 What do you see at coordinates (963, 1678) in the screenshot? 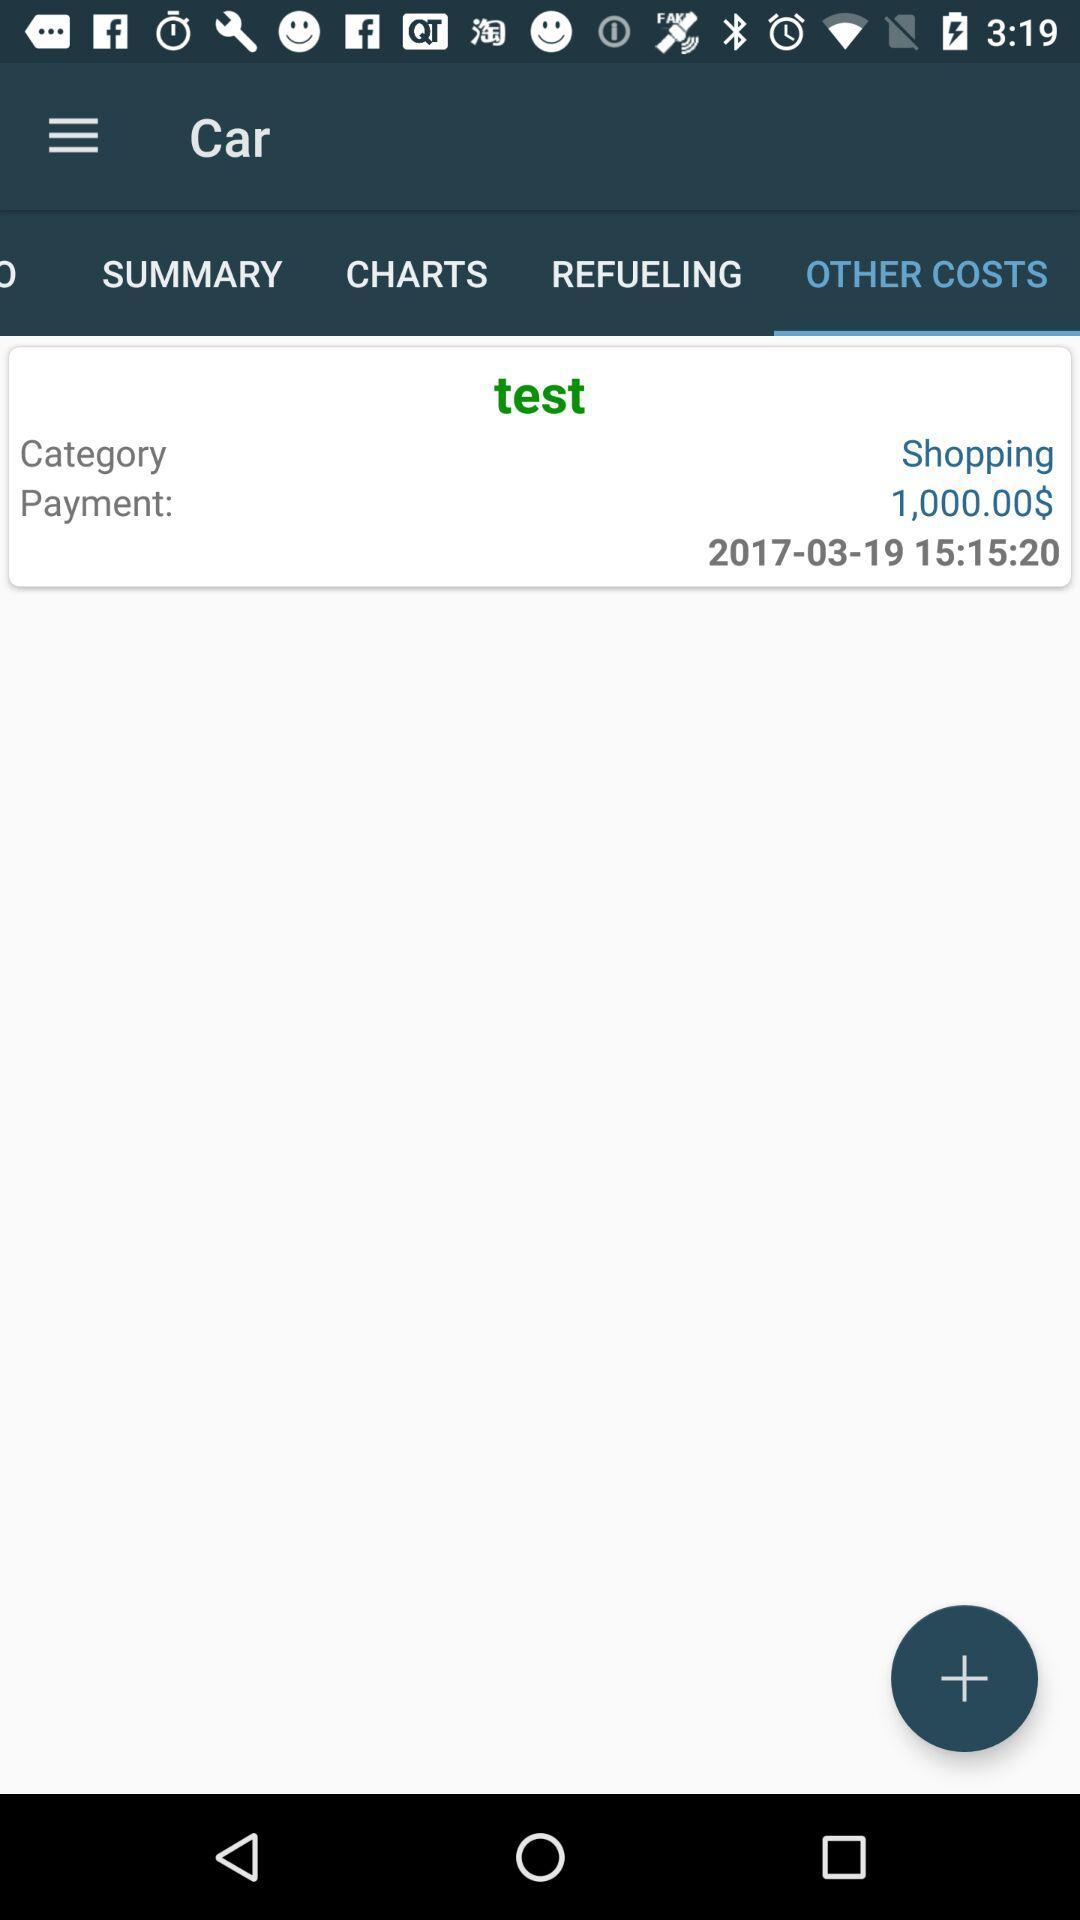
I see `the add icon` at bounding box center [963, 1678].